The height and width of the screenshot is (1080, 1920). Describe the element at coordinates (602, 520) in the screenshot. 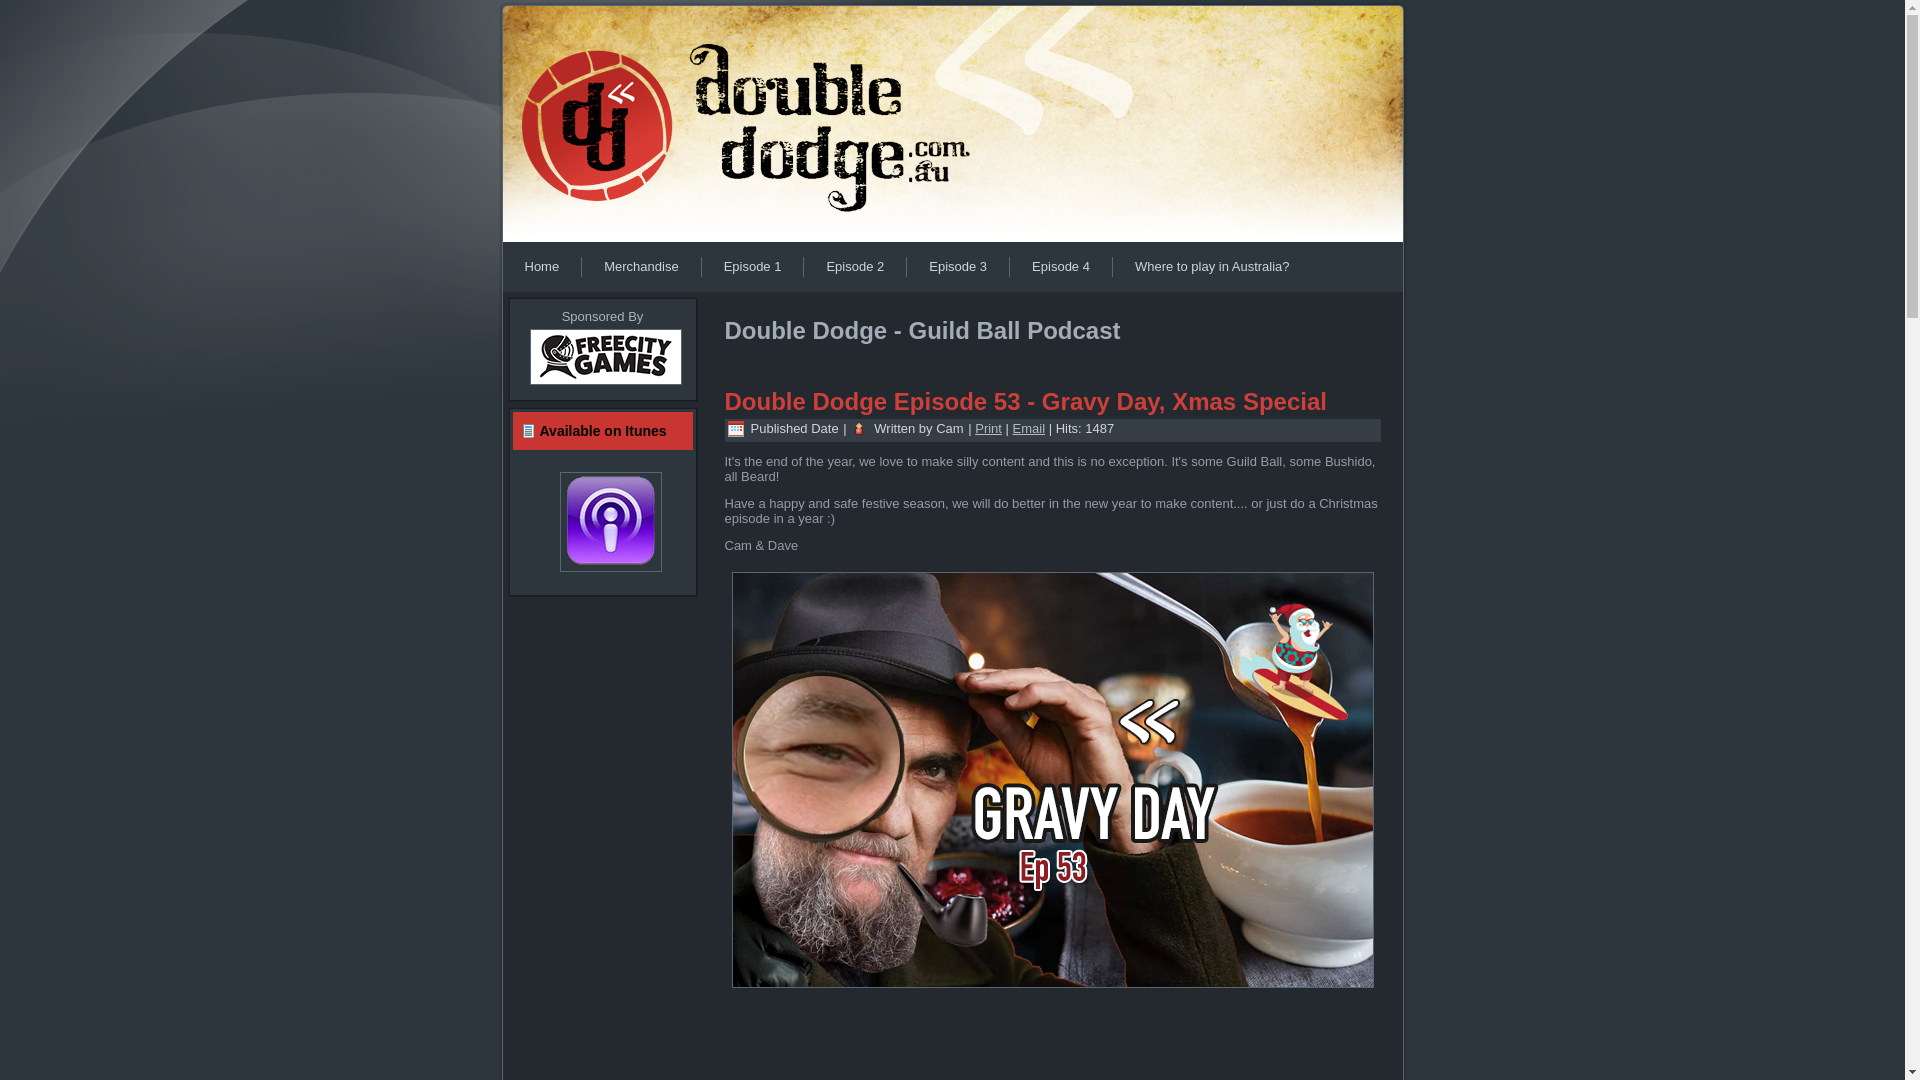

I see `'Itunes Double Dodge Podcast'` at that location.